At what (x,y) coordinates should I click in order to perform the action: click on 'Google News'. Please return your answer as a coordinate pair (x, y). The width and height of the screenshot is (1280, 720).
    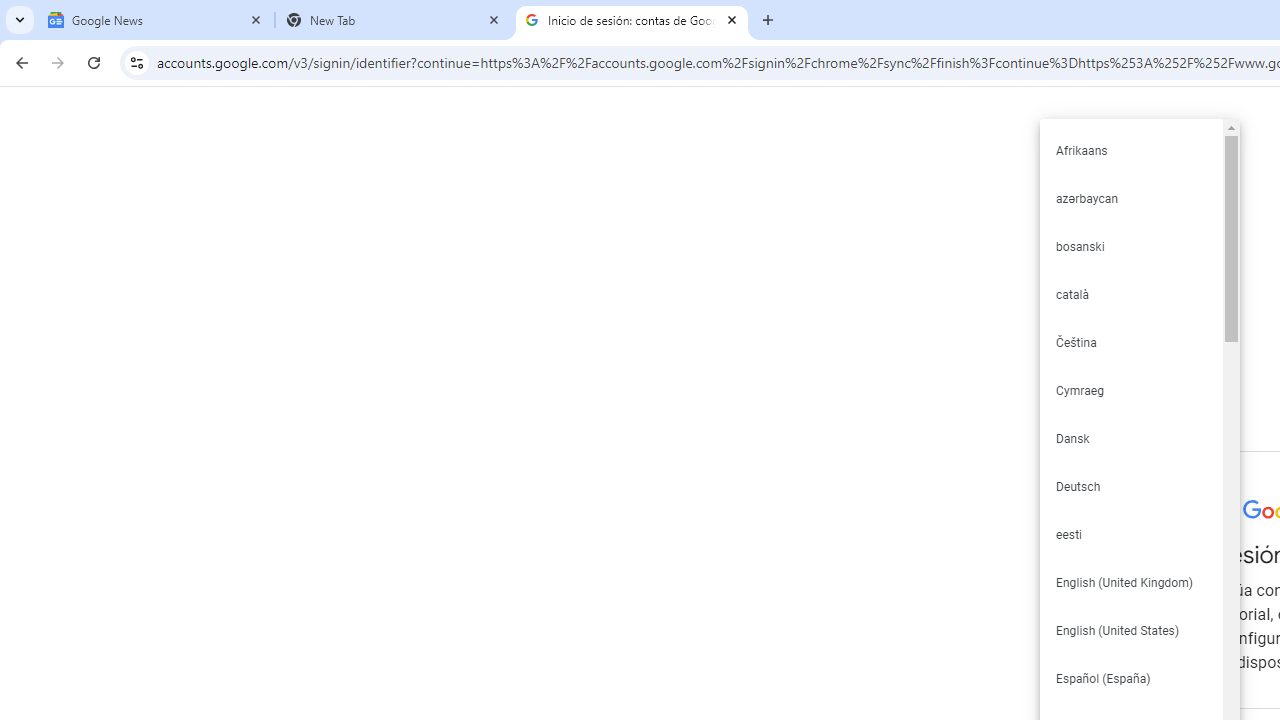
    Looking at the image, I should click on (155, 20).